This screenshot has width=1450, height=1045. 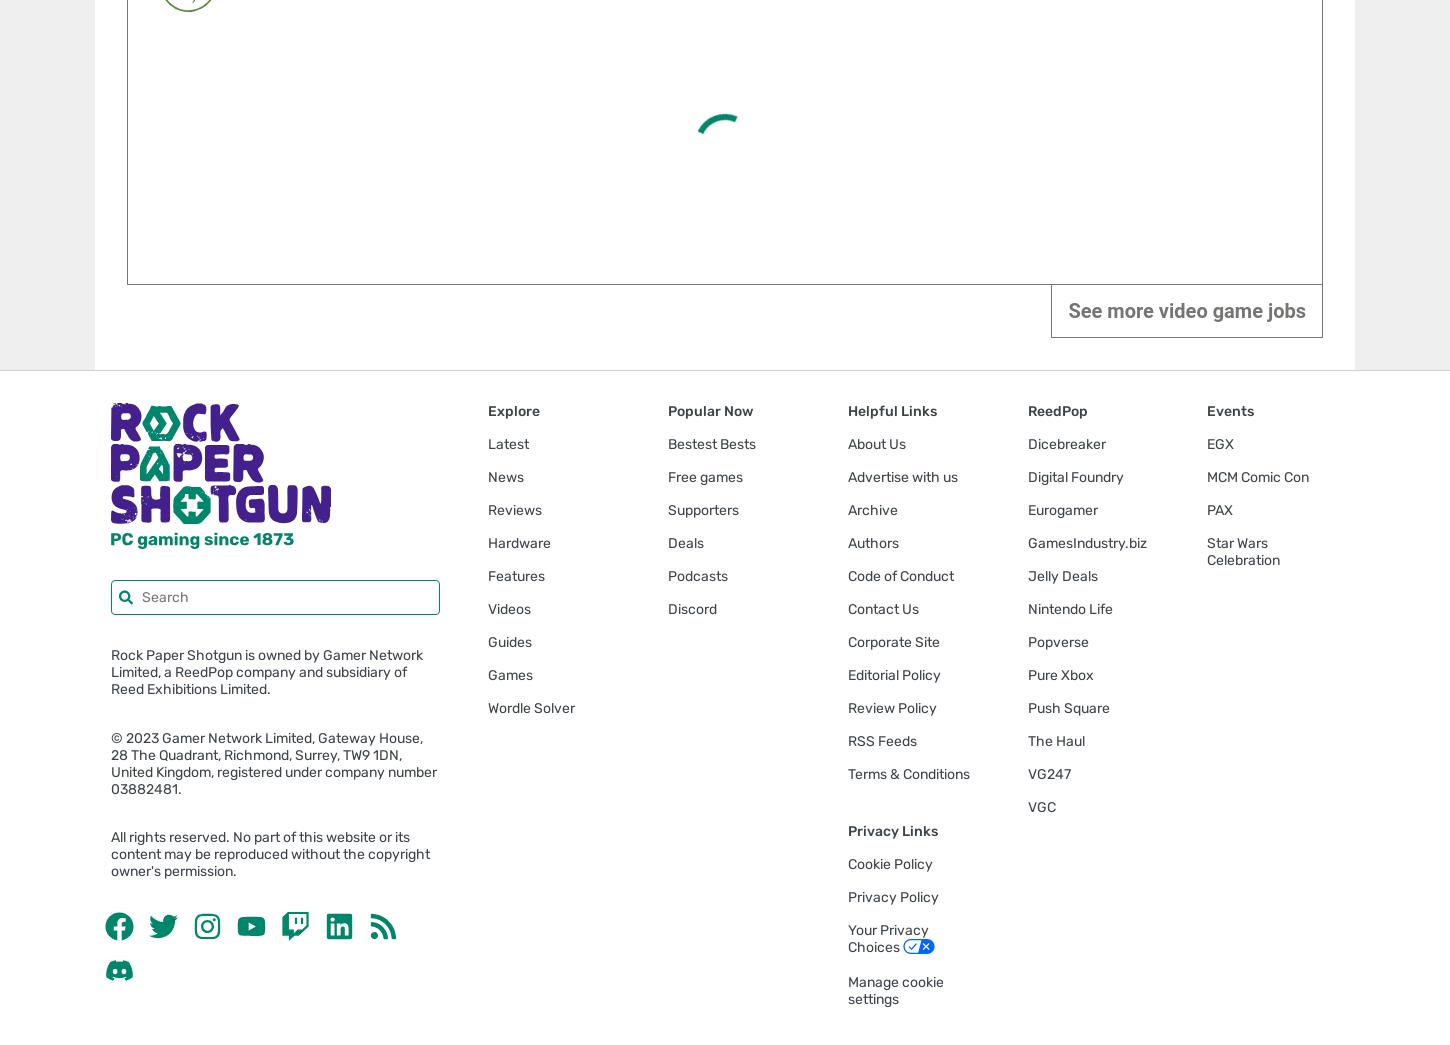 I want to click on 'Discord', so click(x=691, y=607).